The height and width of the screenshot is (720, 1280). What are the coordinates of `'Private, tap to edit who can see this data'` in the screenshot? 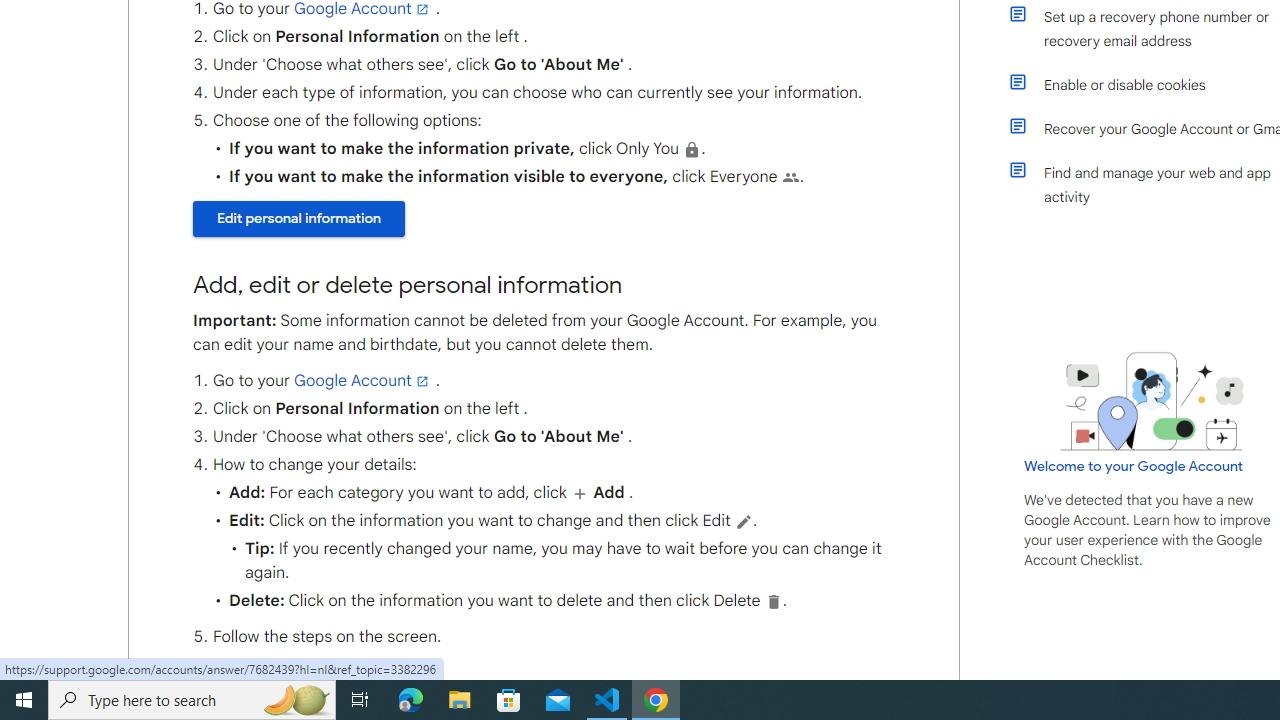 It's located at (692, 148).